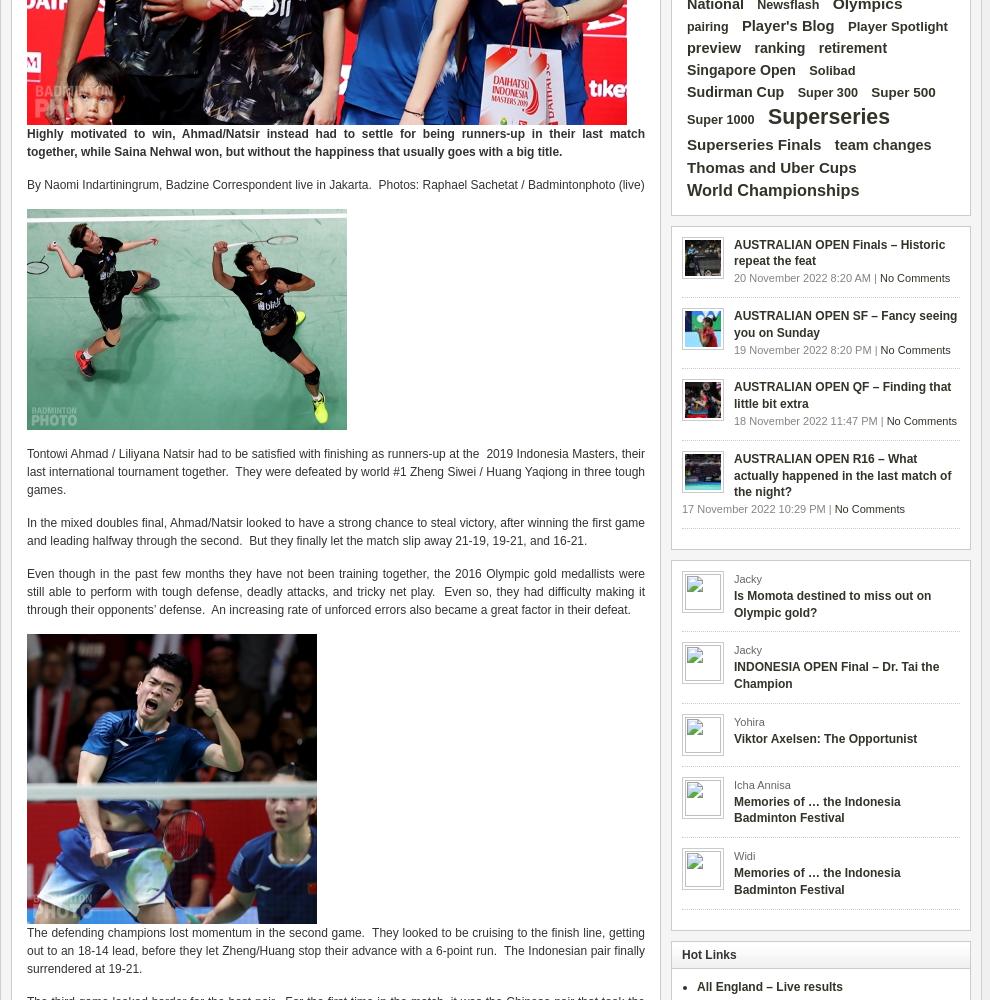  Describe the element at coordinates (26, 143) in the screenshot. I see `'-up in their last match together'` at that location.